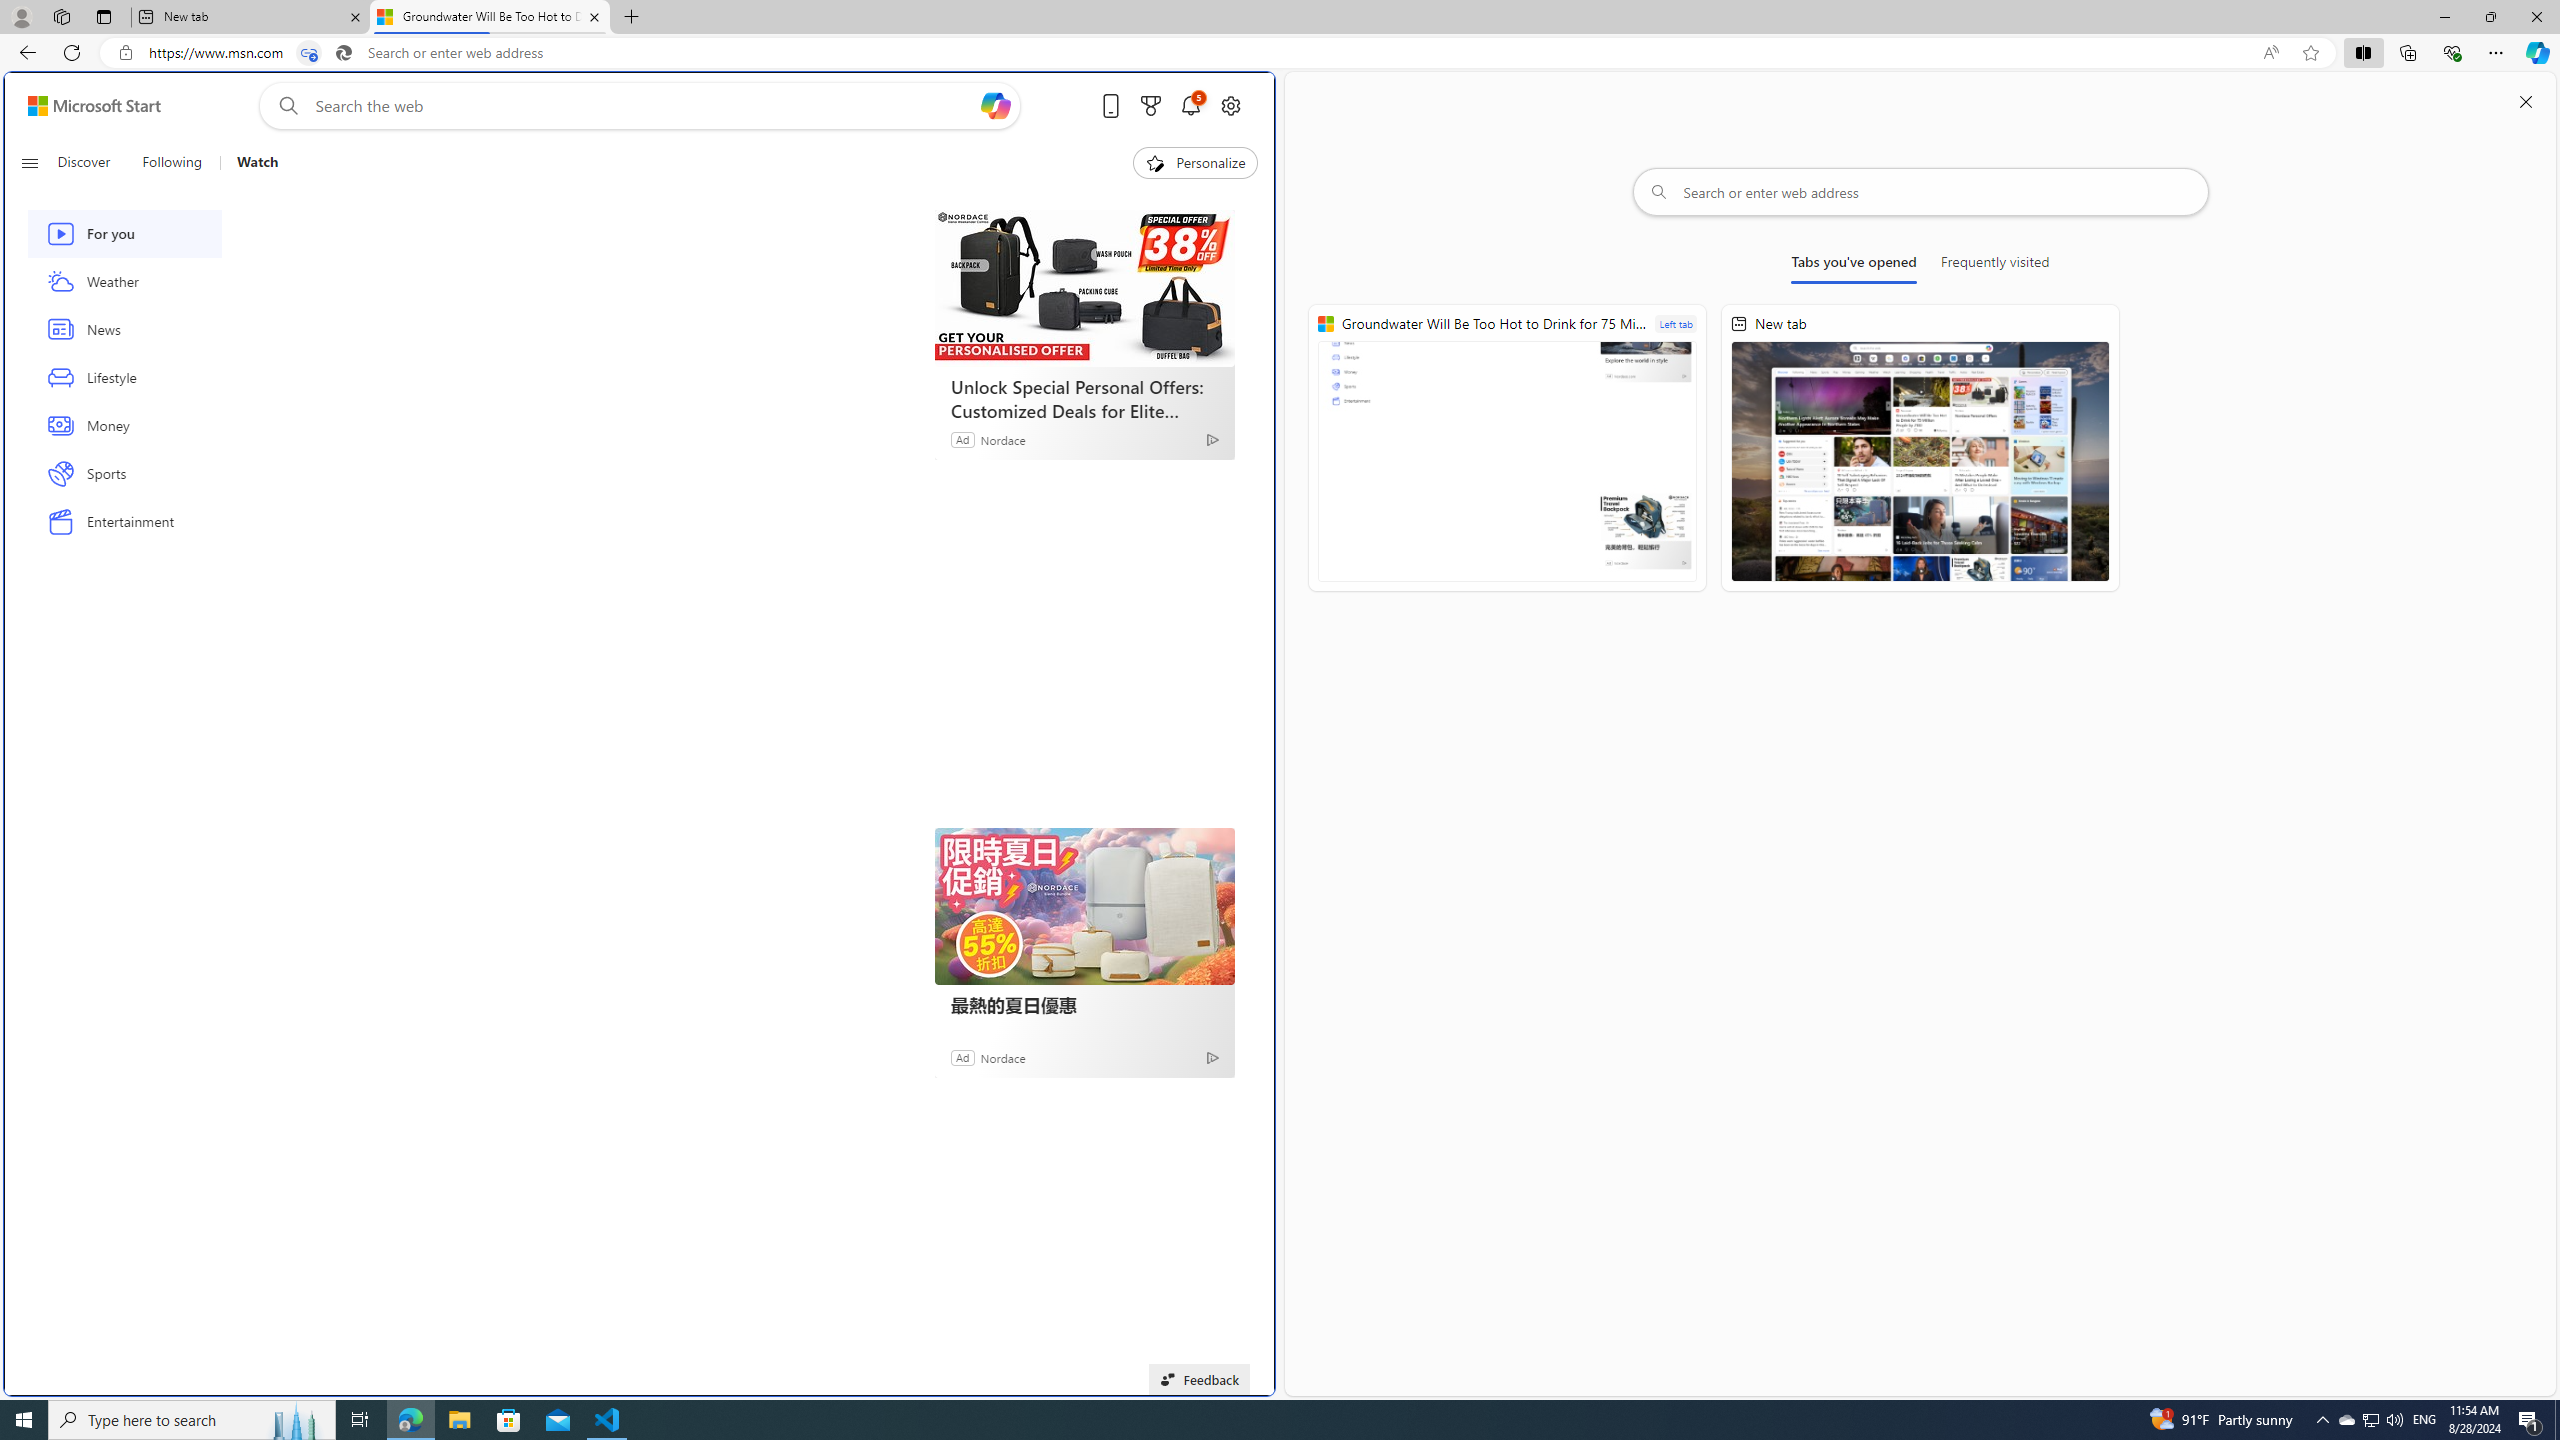 The height and width of the screenshot is (1440, 2560). Describe the element at coordinates (1194, 162) in the screenshot. I see `'Personalize'` at that location.